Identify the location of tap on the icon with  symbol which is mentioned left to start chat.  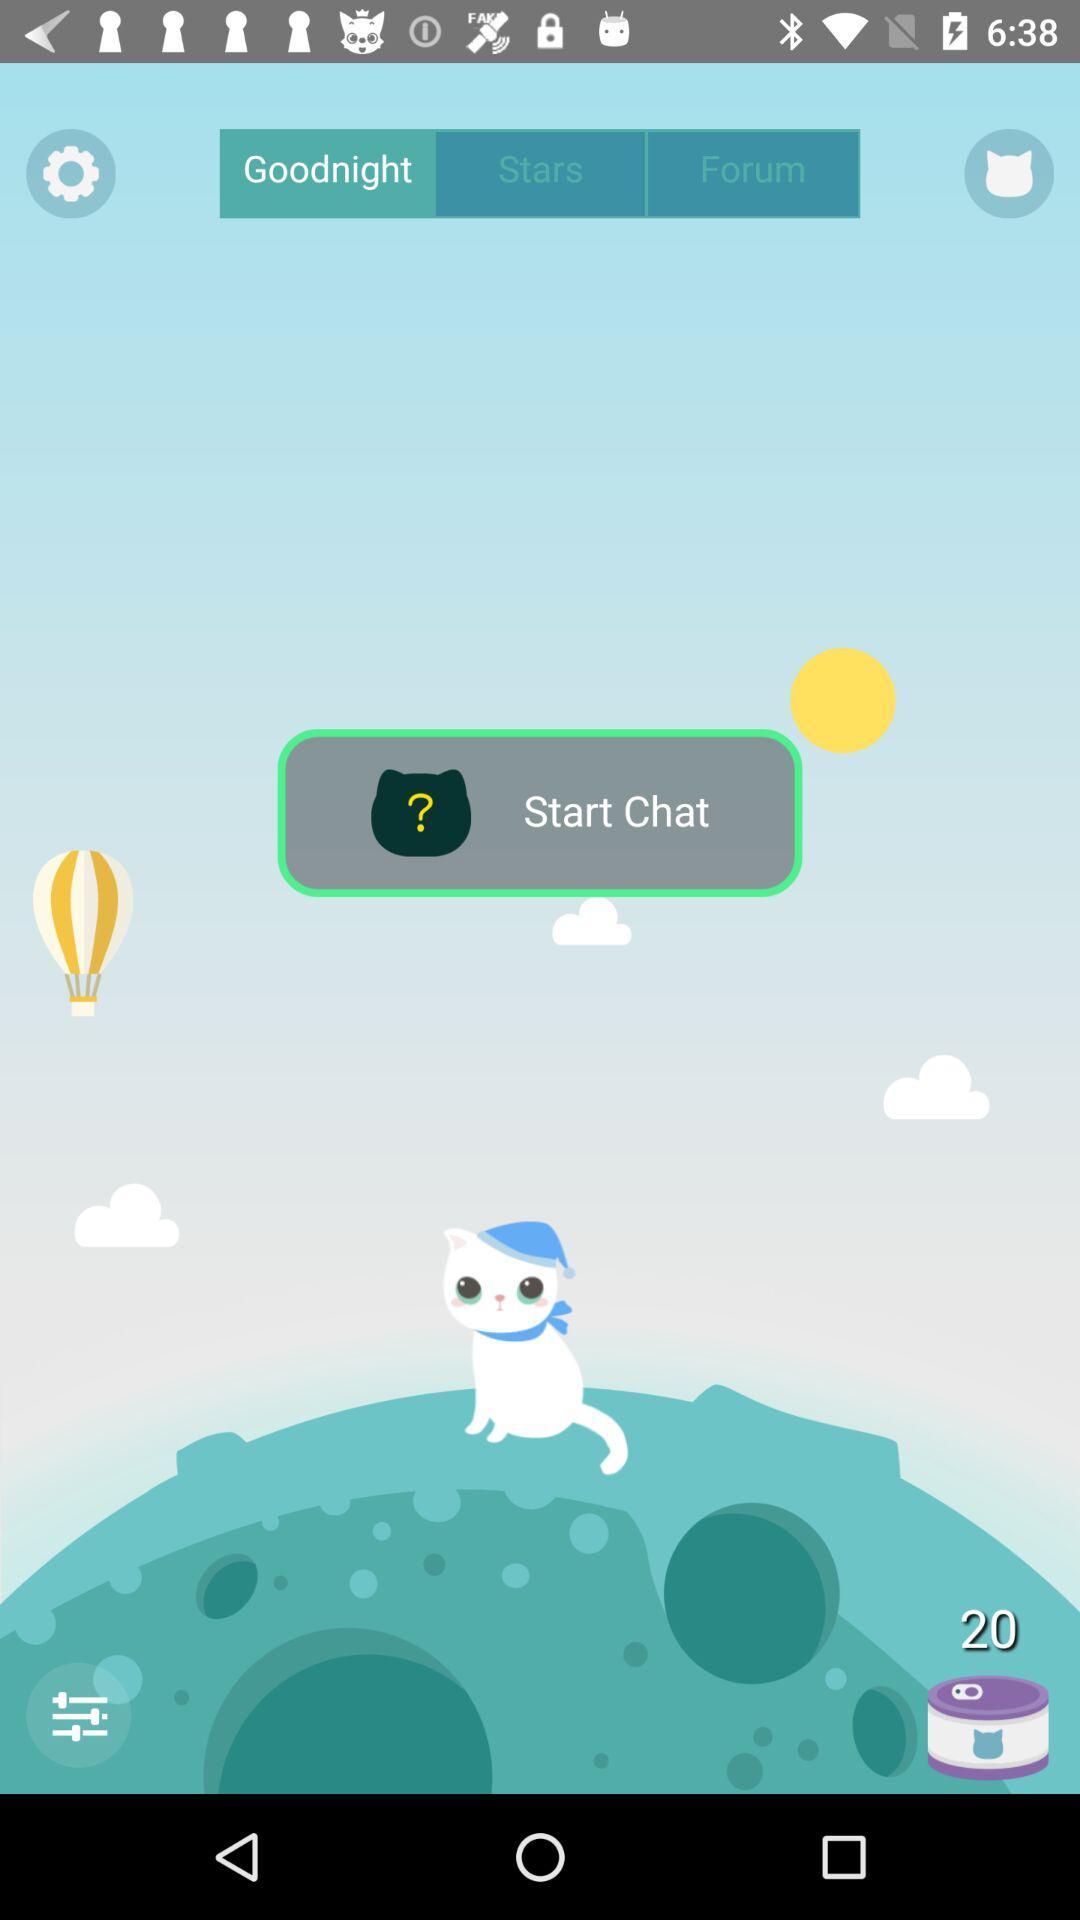
(419, 813).